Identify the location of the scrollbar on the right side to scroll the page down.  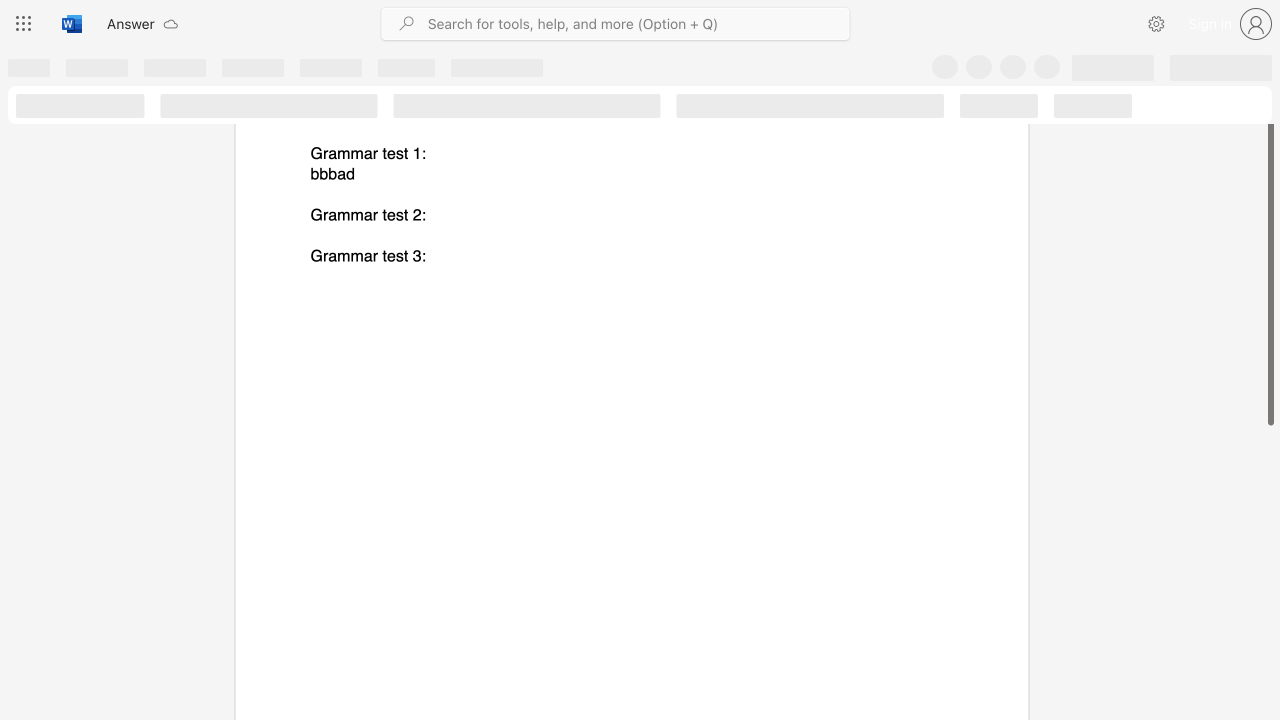
(1269, 470).